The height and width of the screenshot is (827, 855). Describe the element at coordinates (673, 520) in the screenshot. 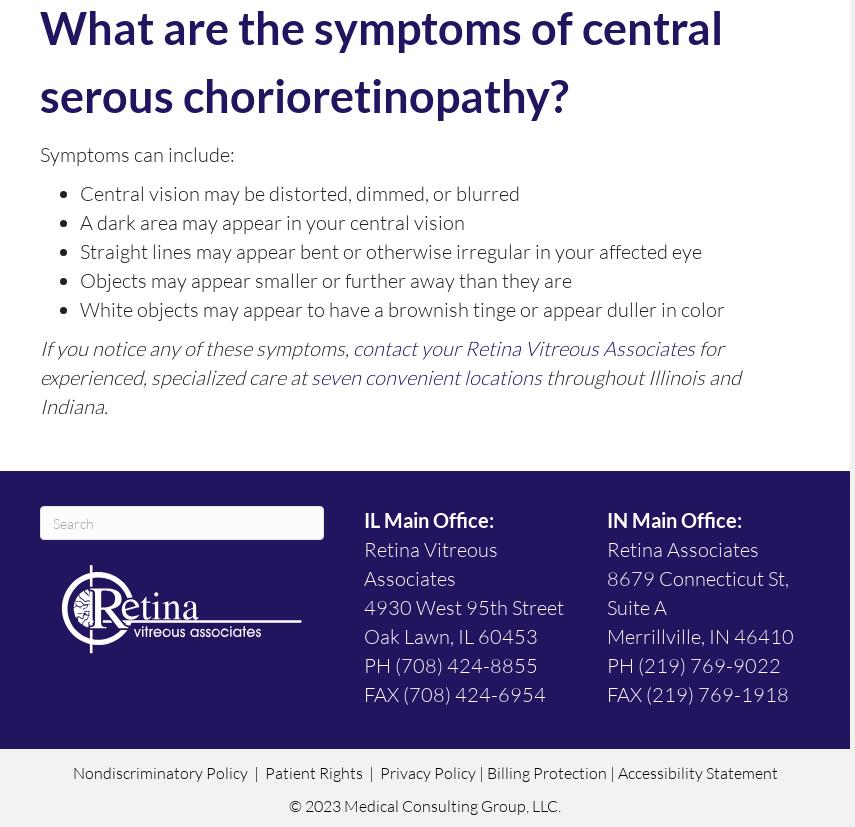

I see `'IN Main Office:'` at that location.